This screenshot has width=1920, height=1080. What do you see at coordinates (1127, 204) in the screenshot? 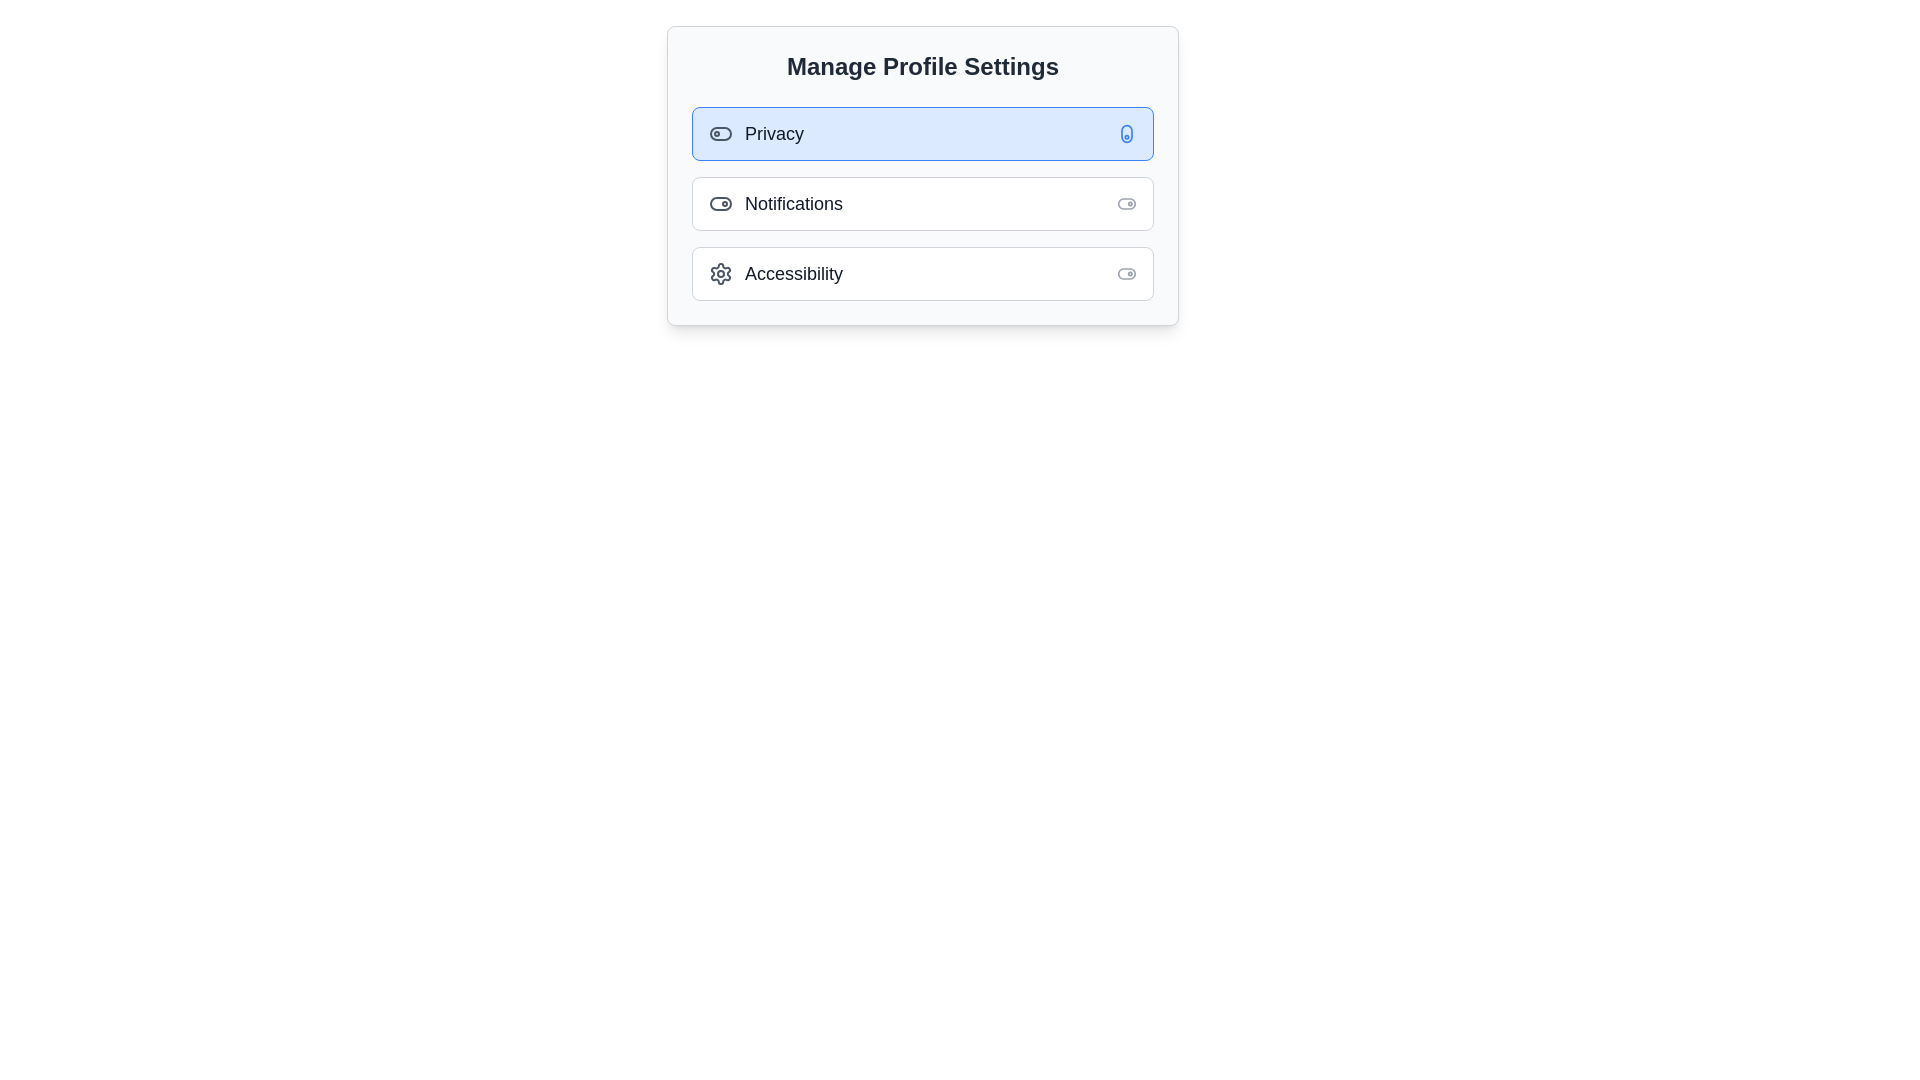
I see `the SVG rectangle that serves as the background of the toggle switch for the 'Notifications' label` at bounding box center [1127, 204].